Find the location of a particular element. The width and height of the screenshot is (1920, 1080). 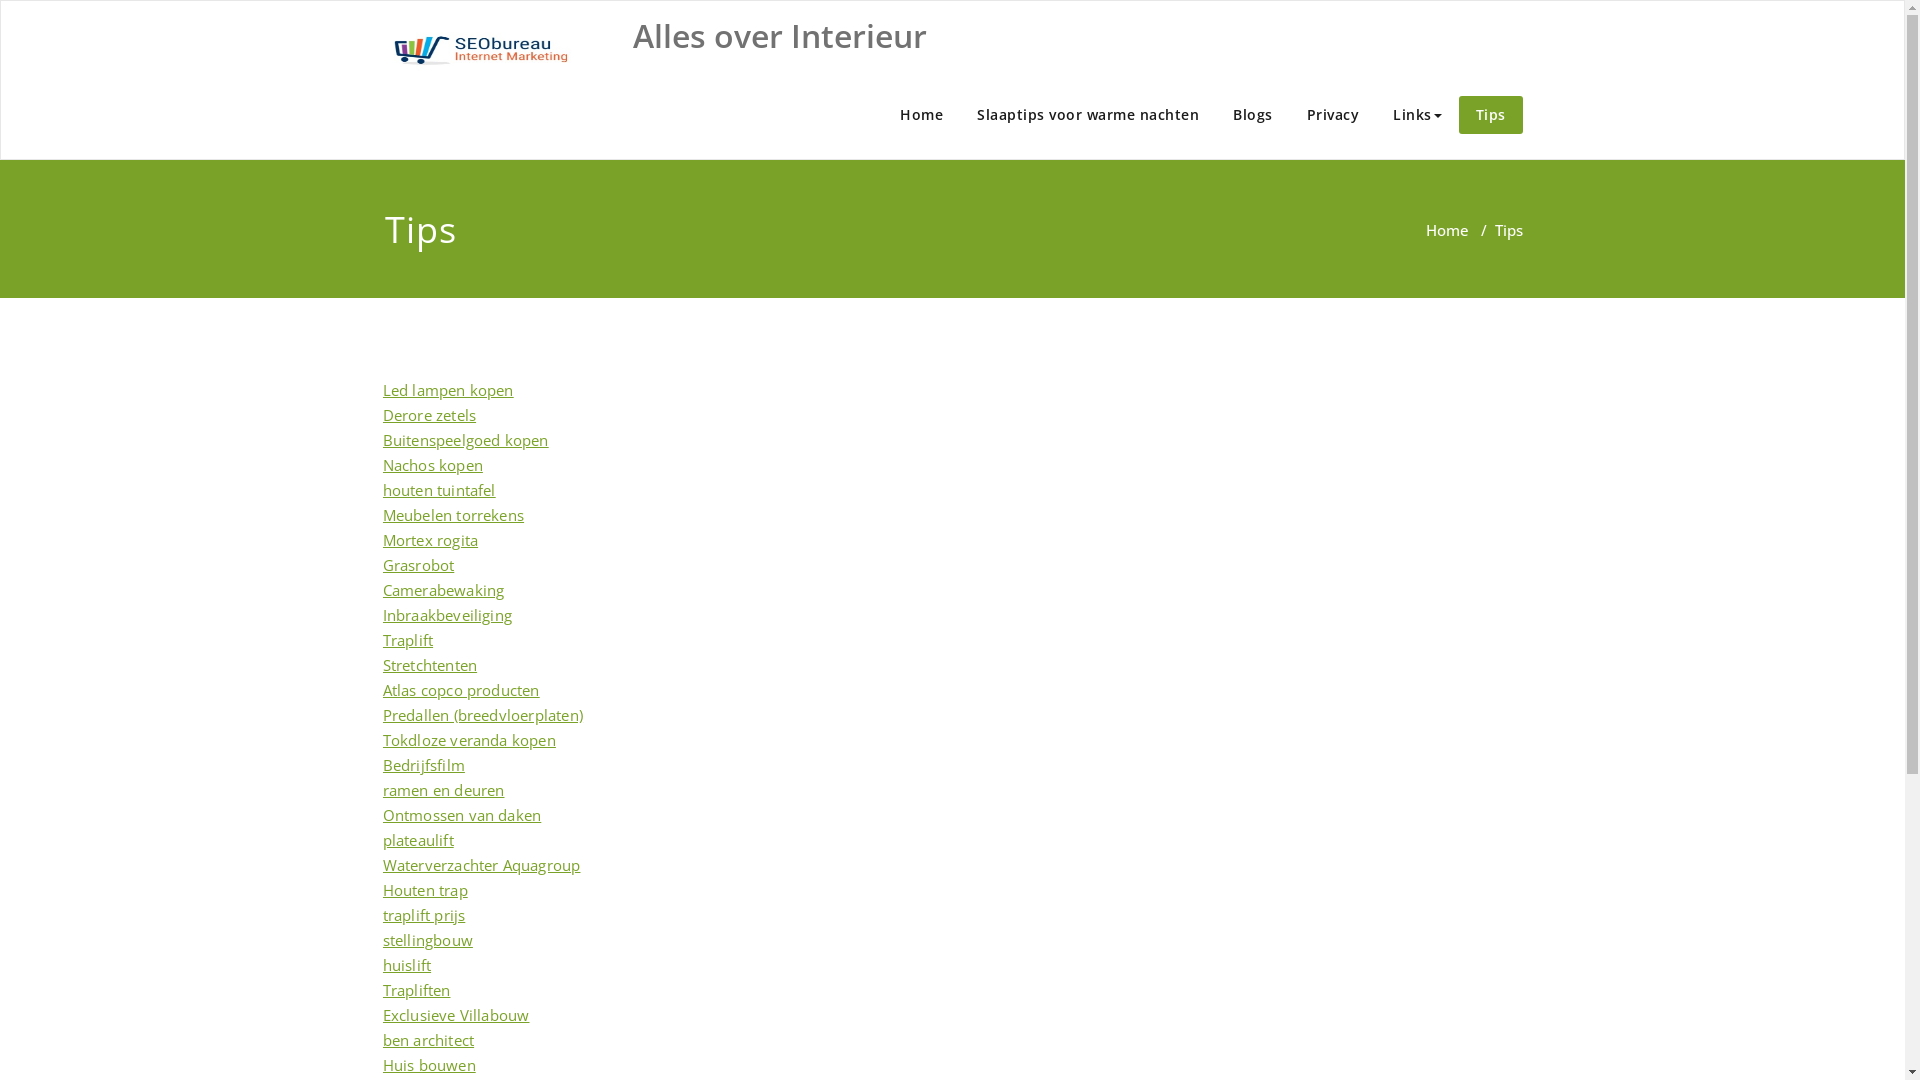

'Huis bouwen' is located at coordinates (427, 1063).